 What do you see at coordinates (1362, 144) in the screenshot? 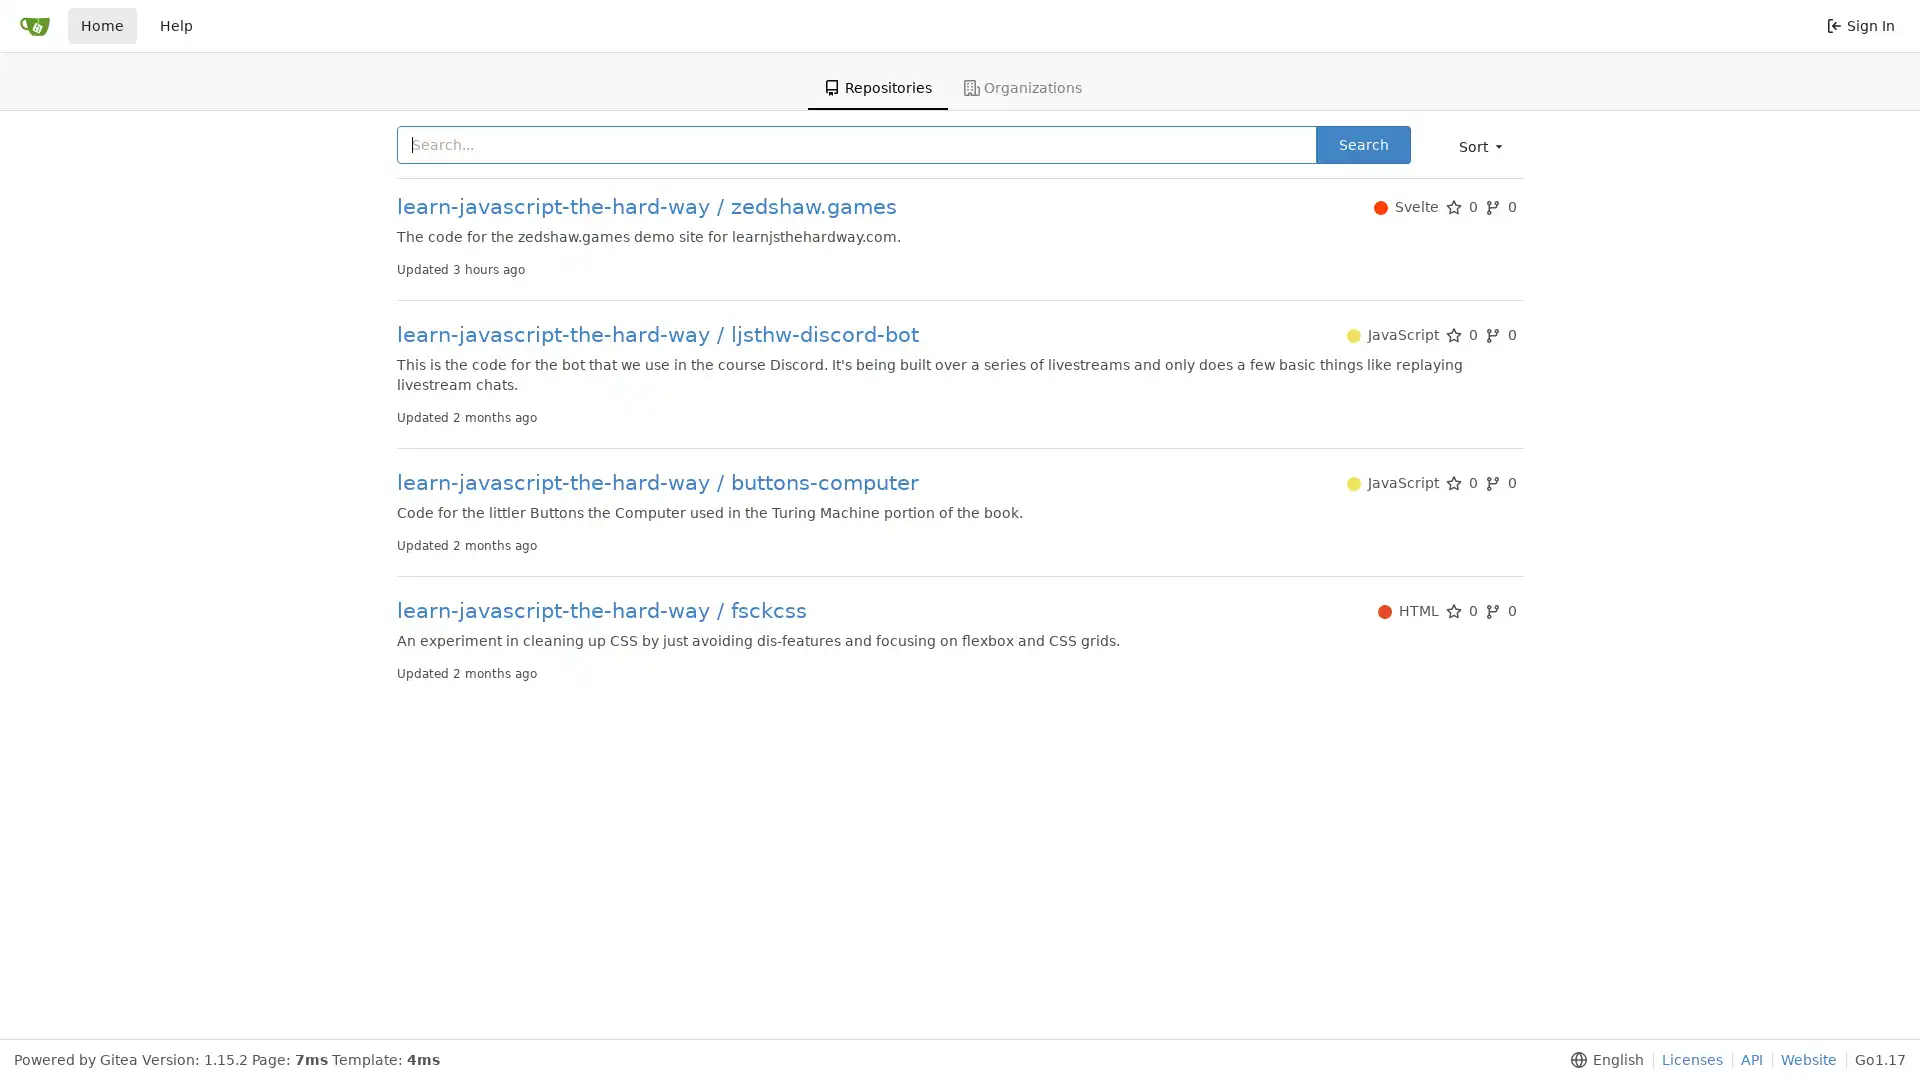
I see `Search` at bounding box center [1362, 144].